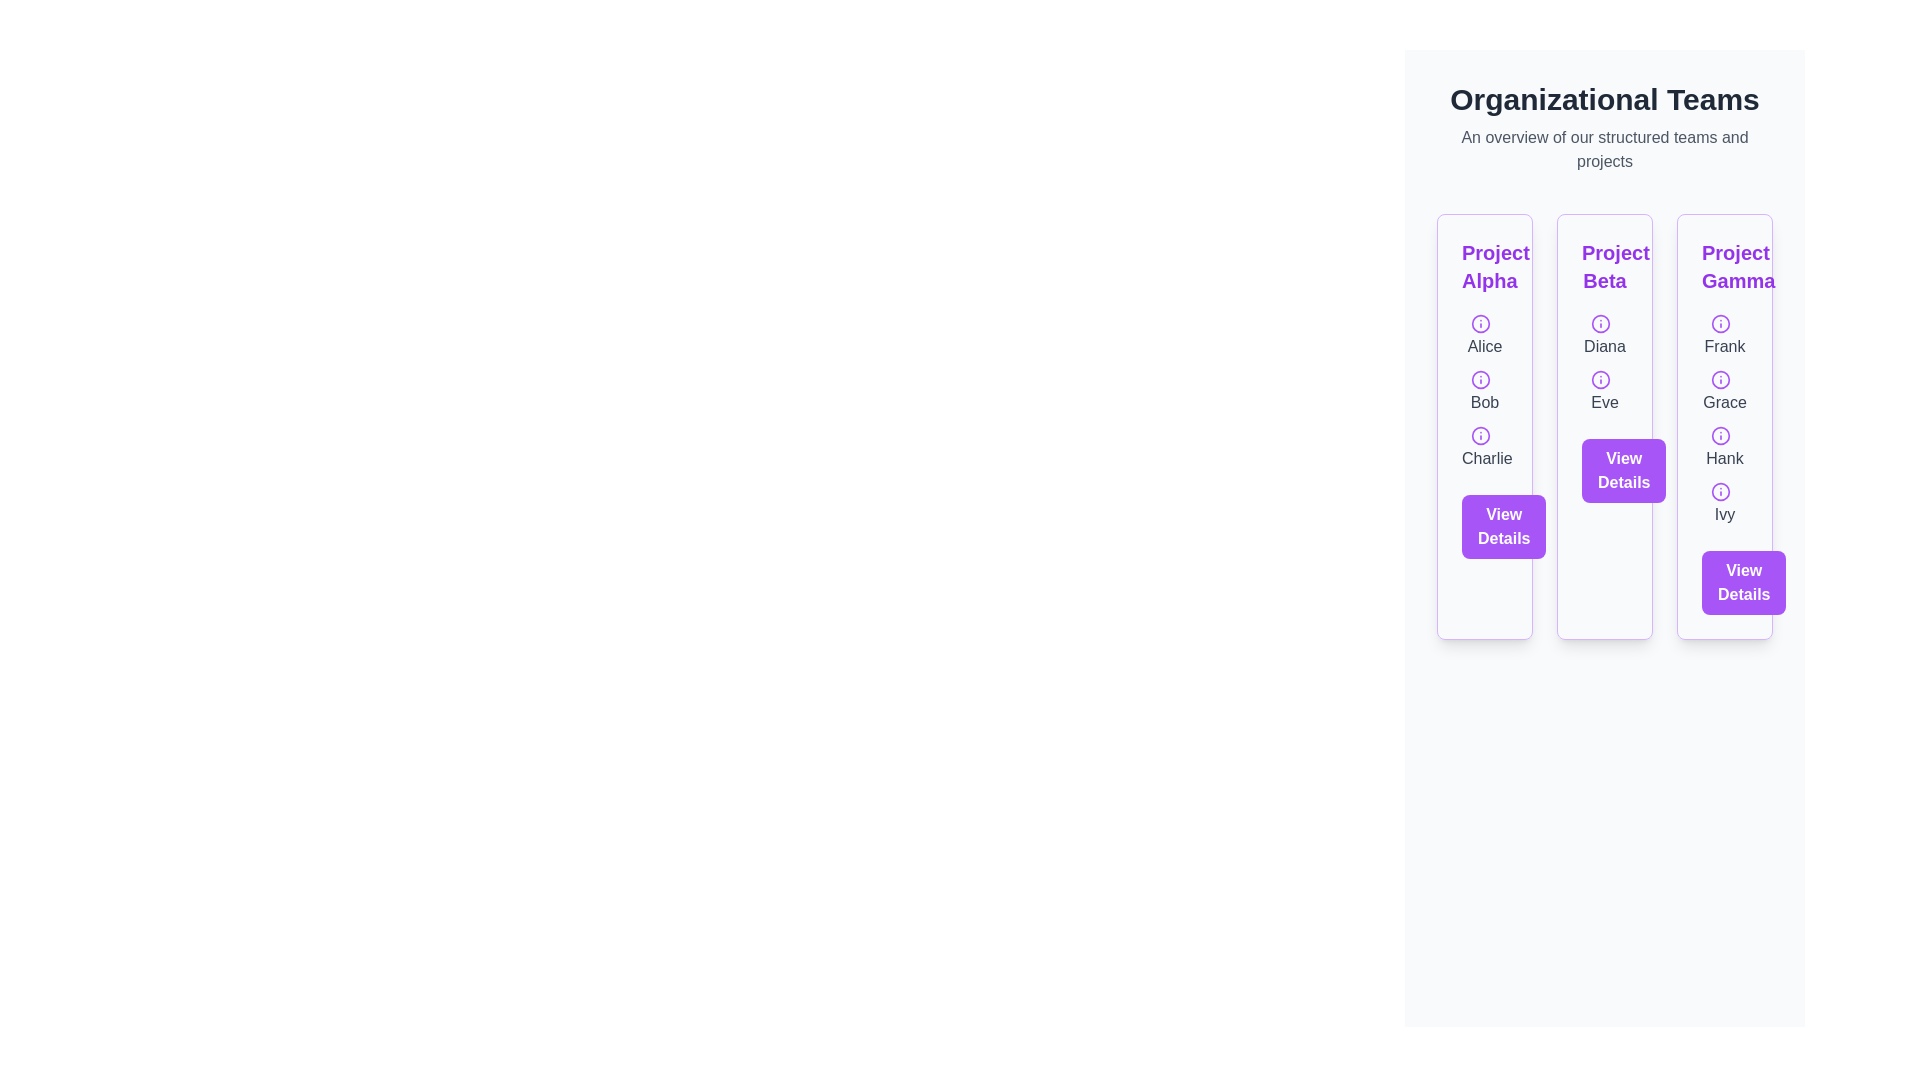 The image size is (1920, 1080). What do you see at coordinates (1481, 322) in the screenshot?
I see `the informational icon associated with 'Alice' in the 'Project Alpha' section` at bounding box center [1481, 322].